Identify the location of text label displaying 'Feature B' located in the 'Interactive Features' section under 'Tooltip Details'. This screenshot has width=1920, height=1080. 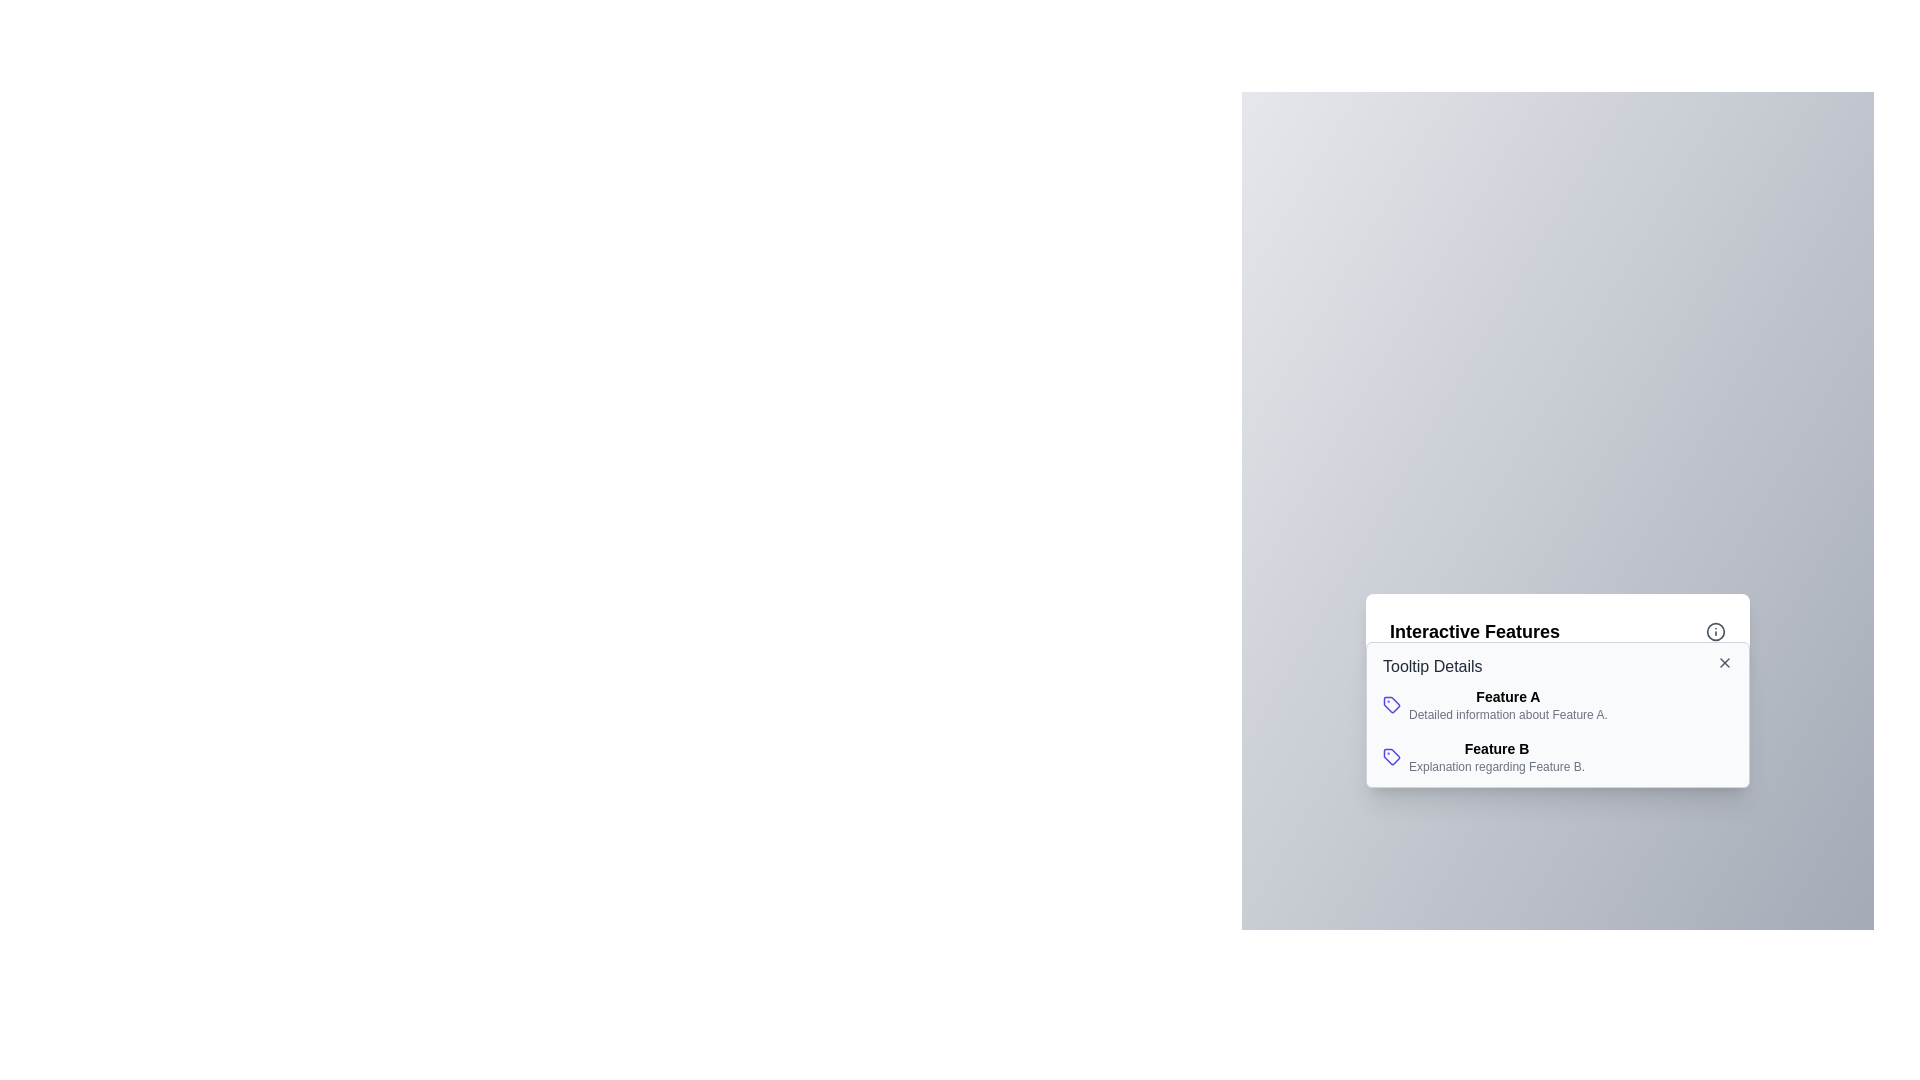
(1497, 748).